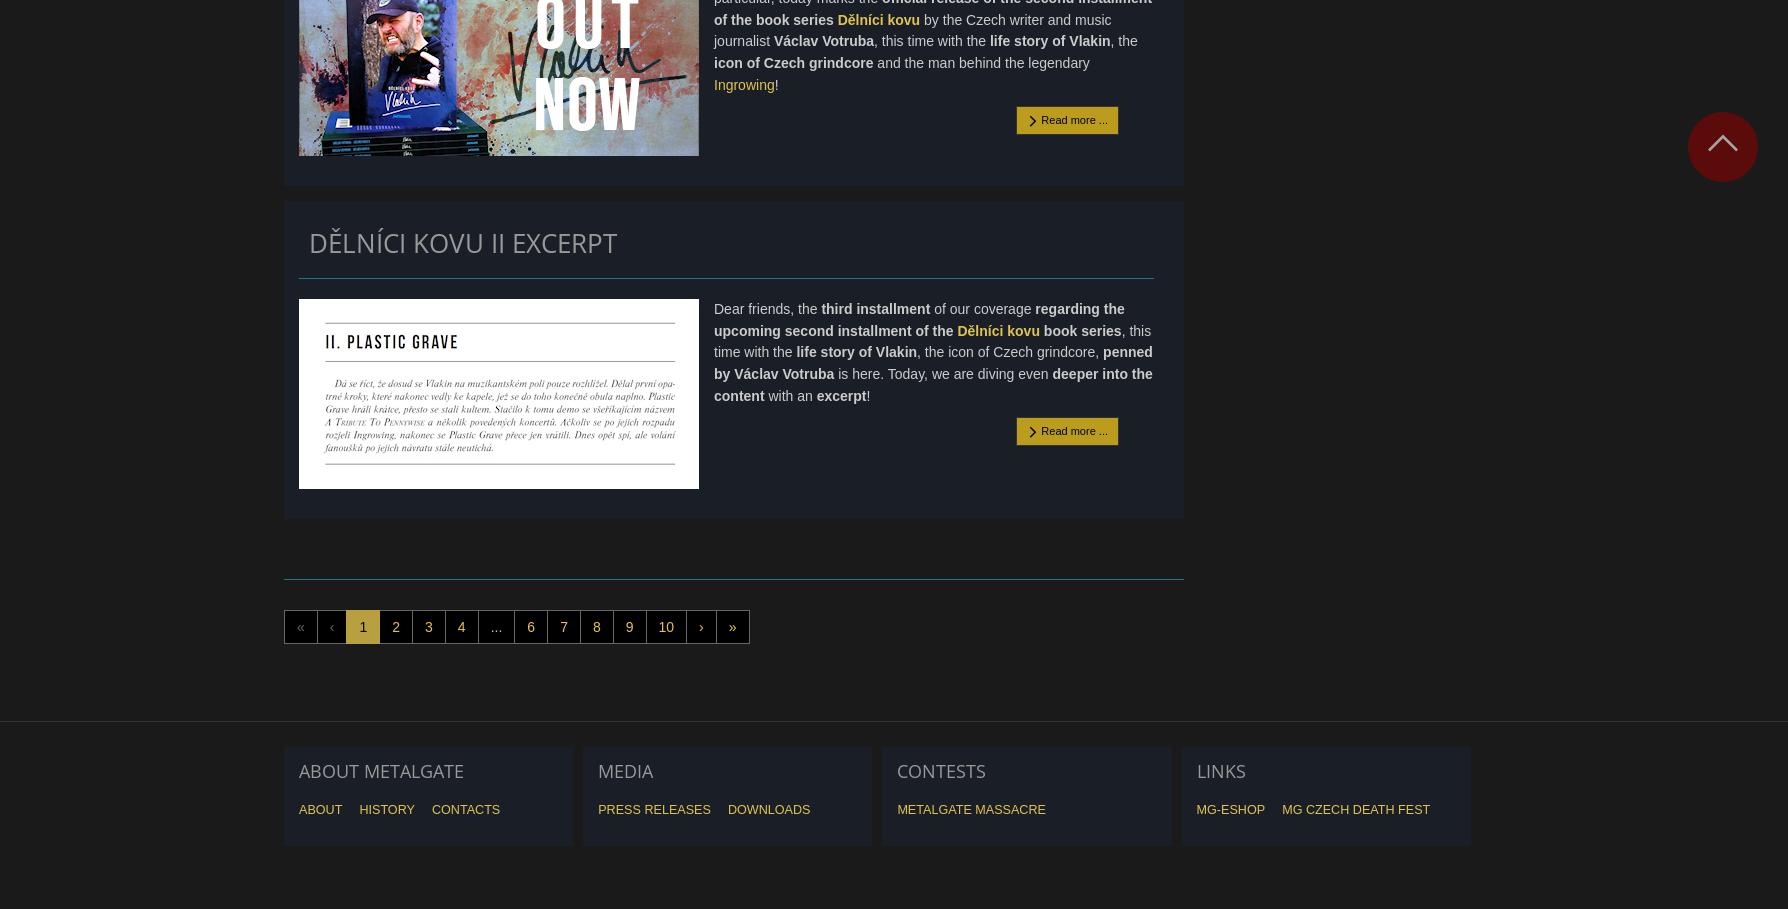 This screenshot has height=909, width=1788. Describe the element at coordinates (941, 769) in the screenshot. I see `'CONTESTS'` at that location.